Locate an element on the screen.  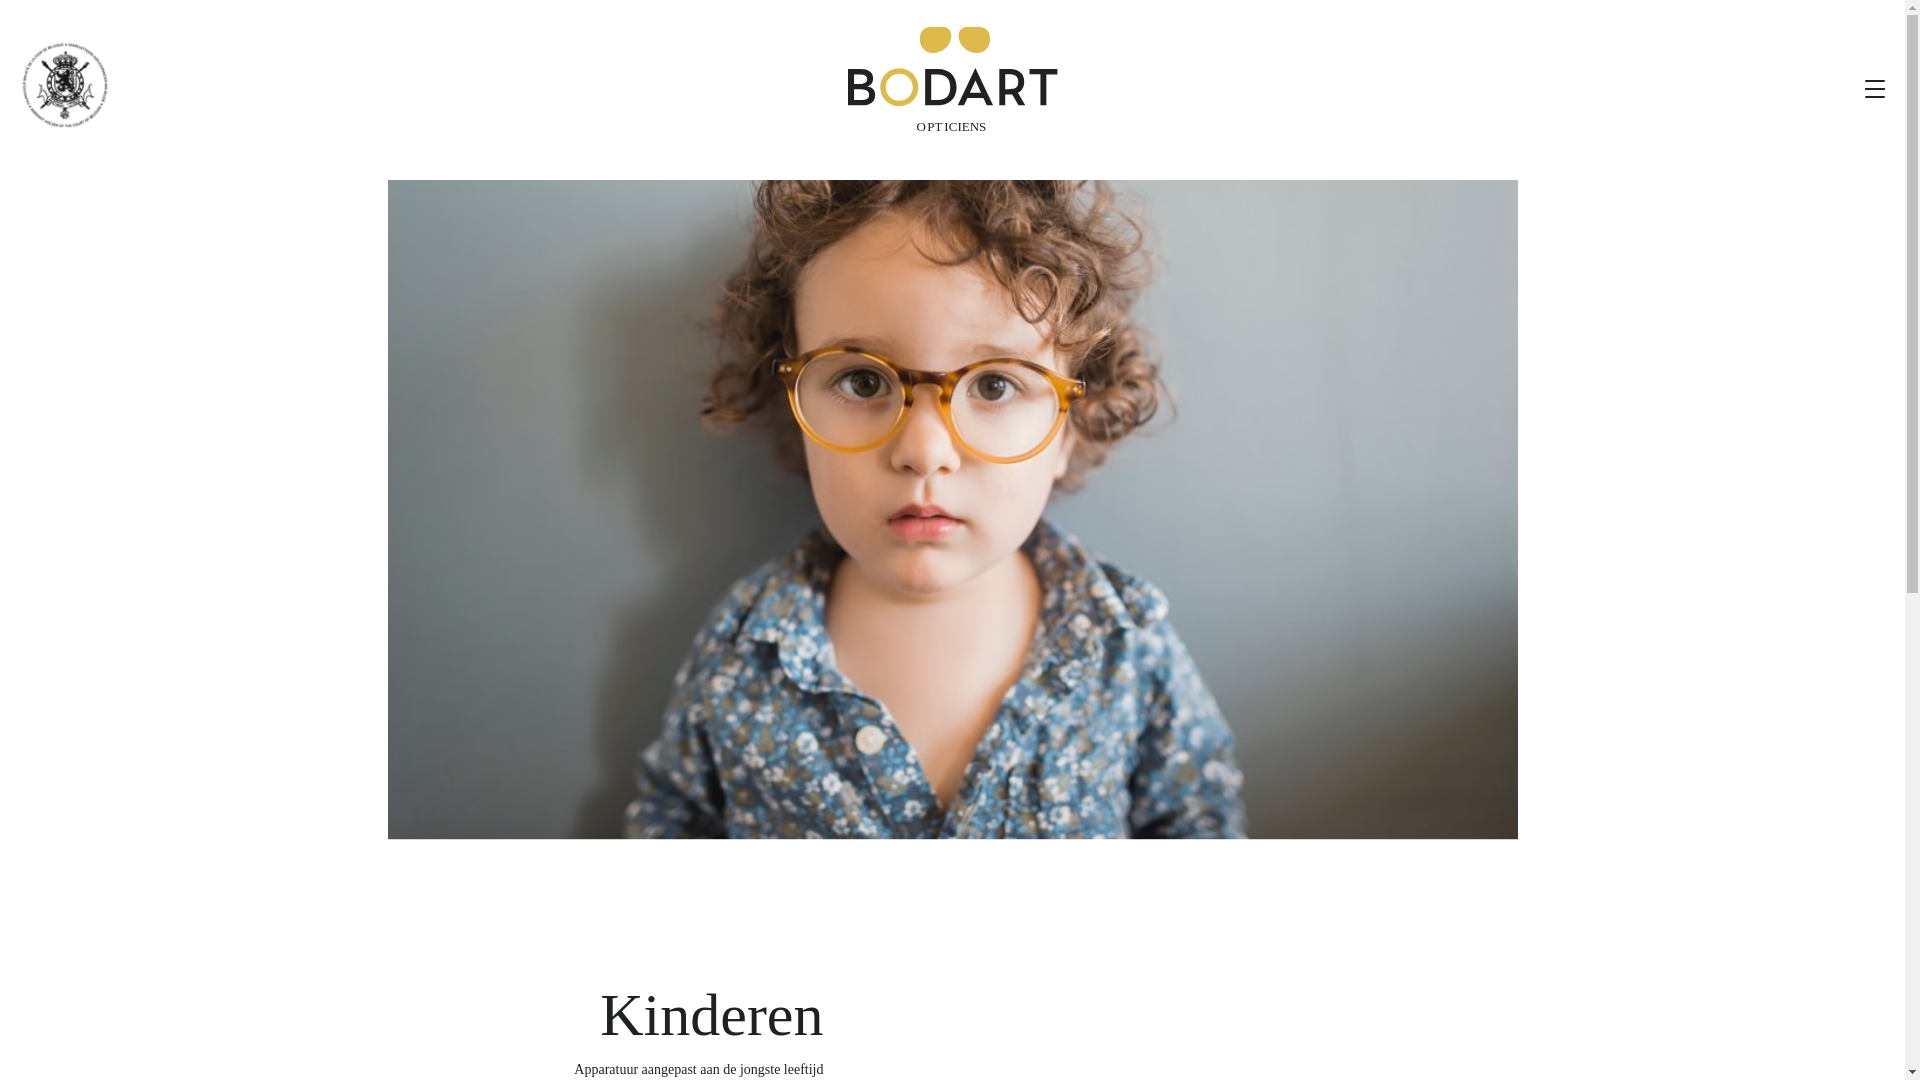
'Bodart Opticiens' is located at coordinates (848, 79).